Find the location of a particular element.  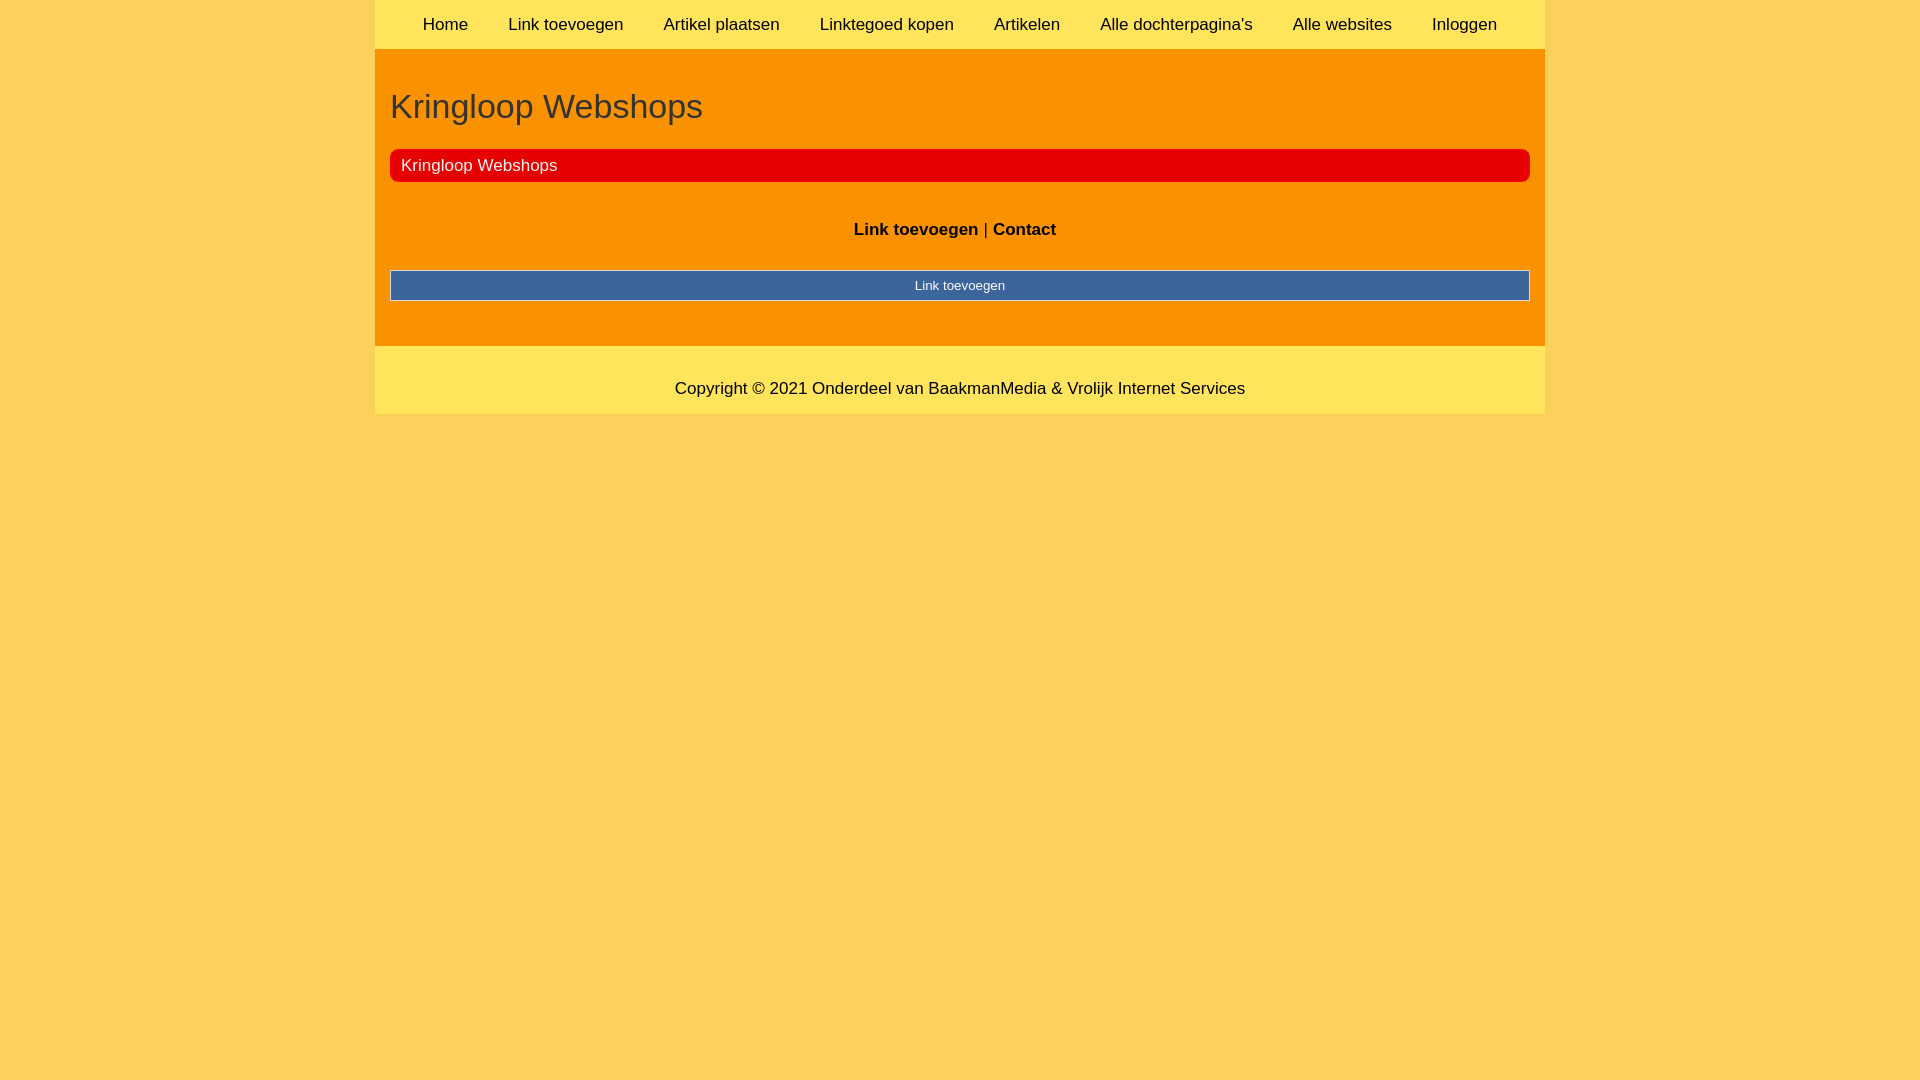

'Alle dochterpagina's' is located at coordinates (1176, 24).